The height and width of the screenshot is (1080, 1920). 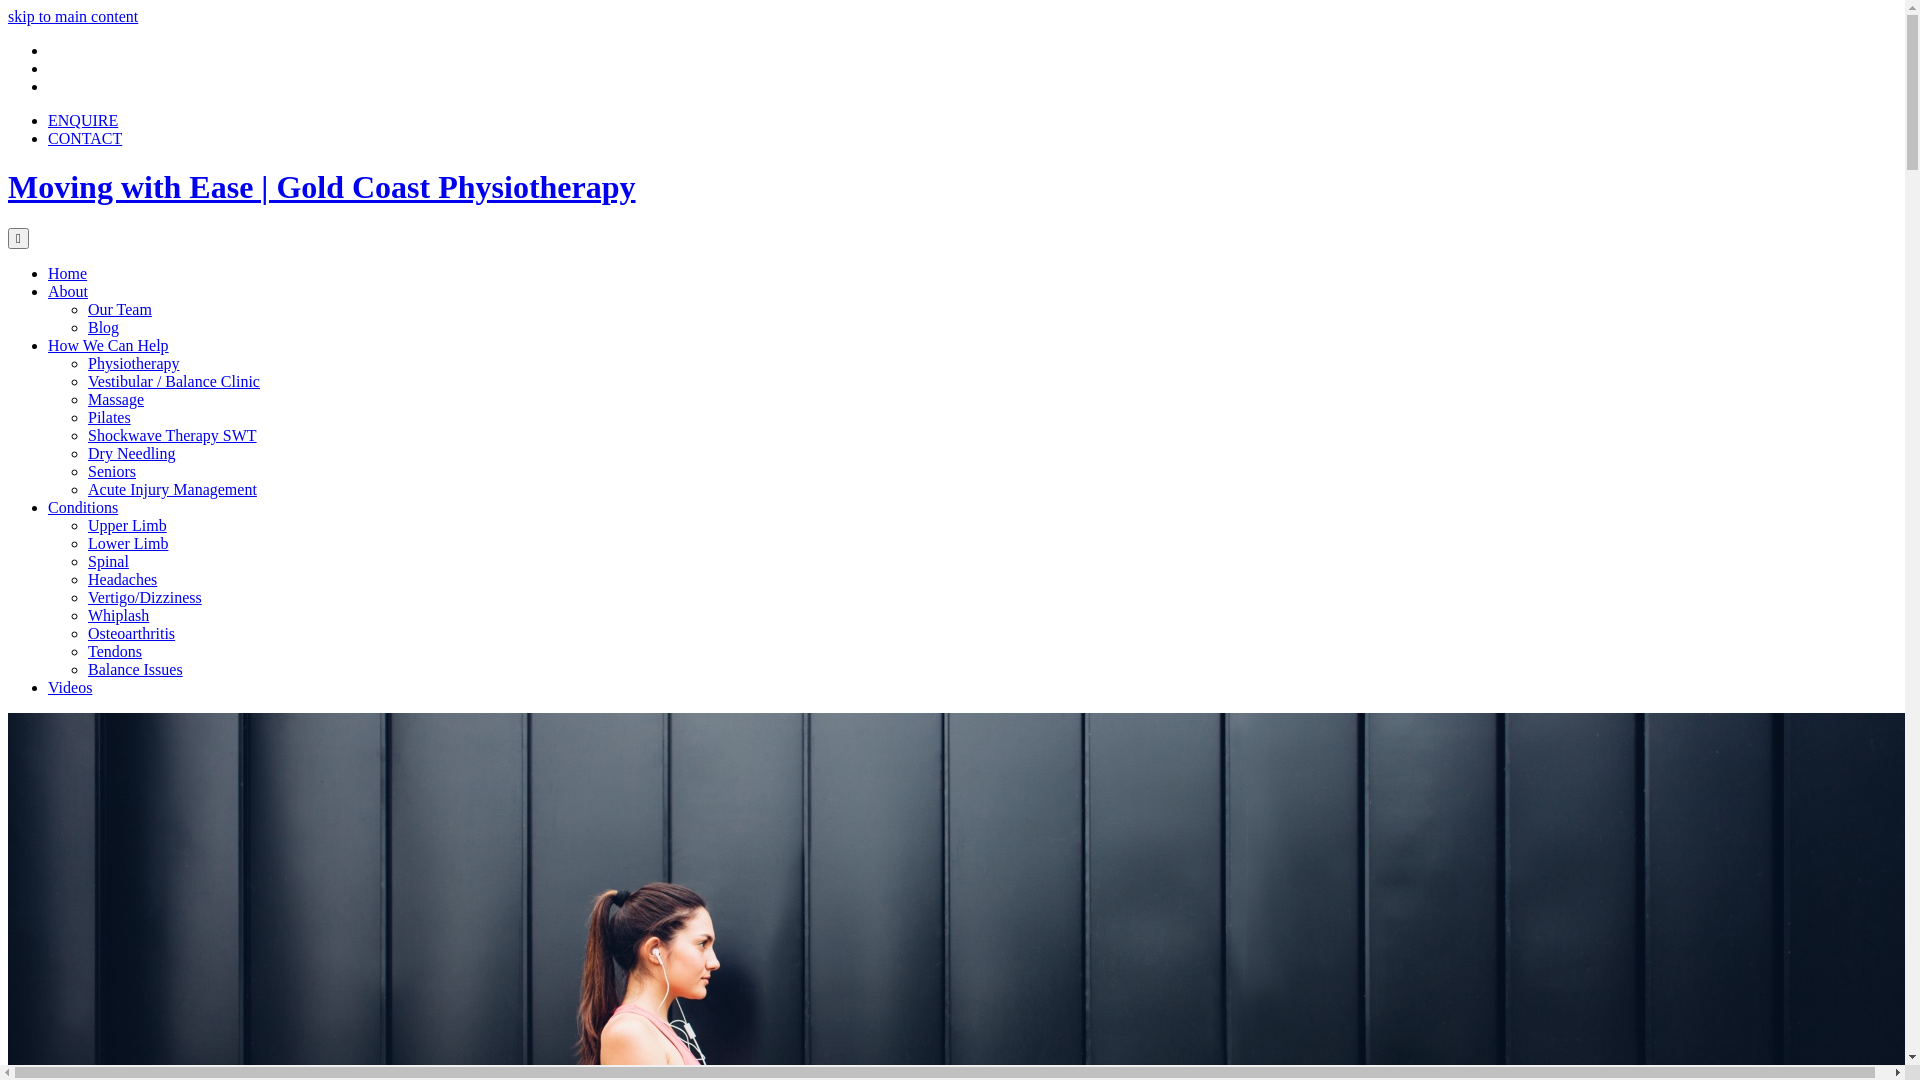 I want to click on 'Videos', so click(x=70, y=686).